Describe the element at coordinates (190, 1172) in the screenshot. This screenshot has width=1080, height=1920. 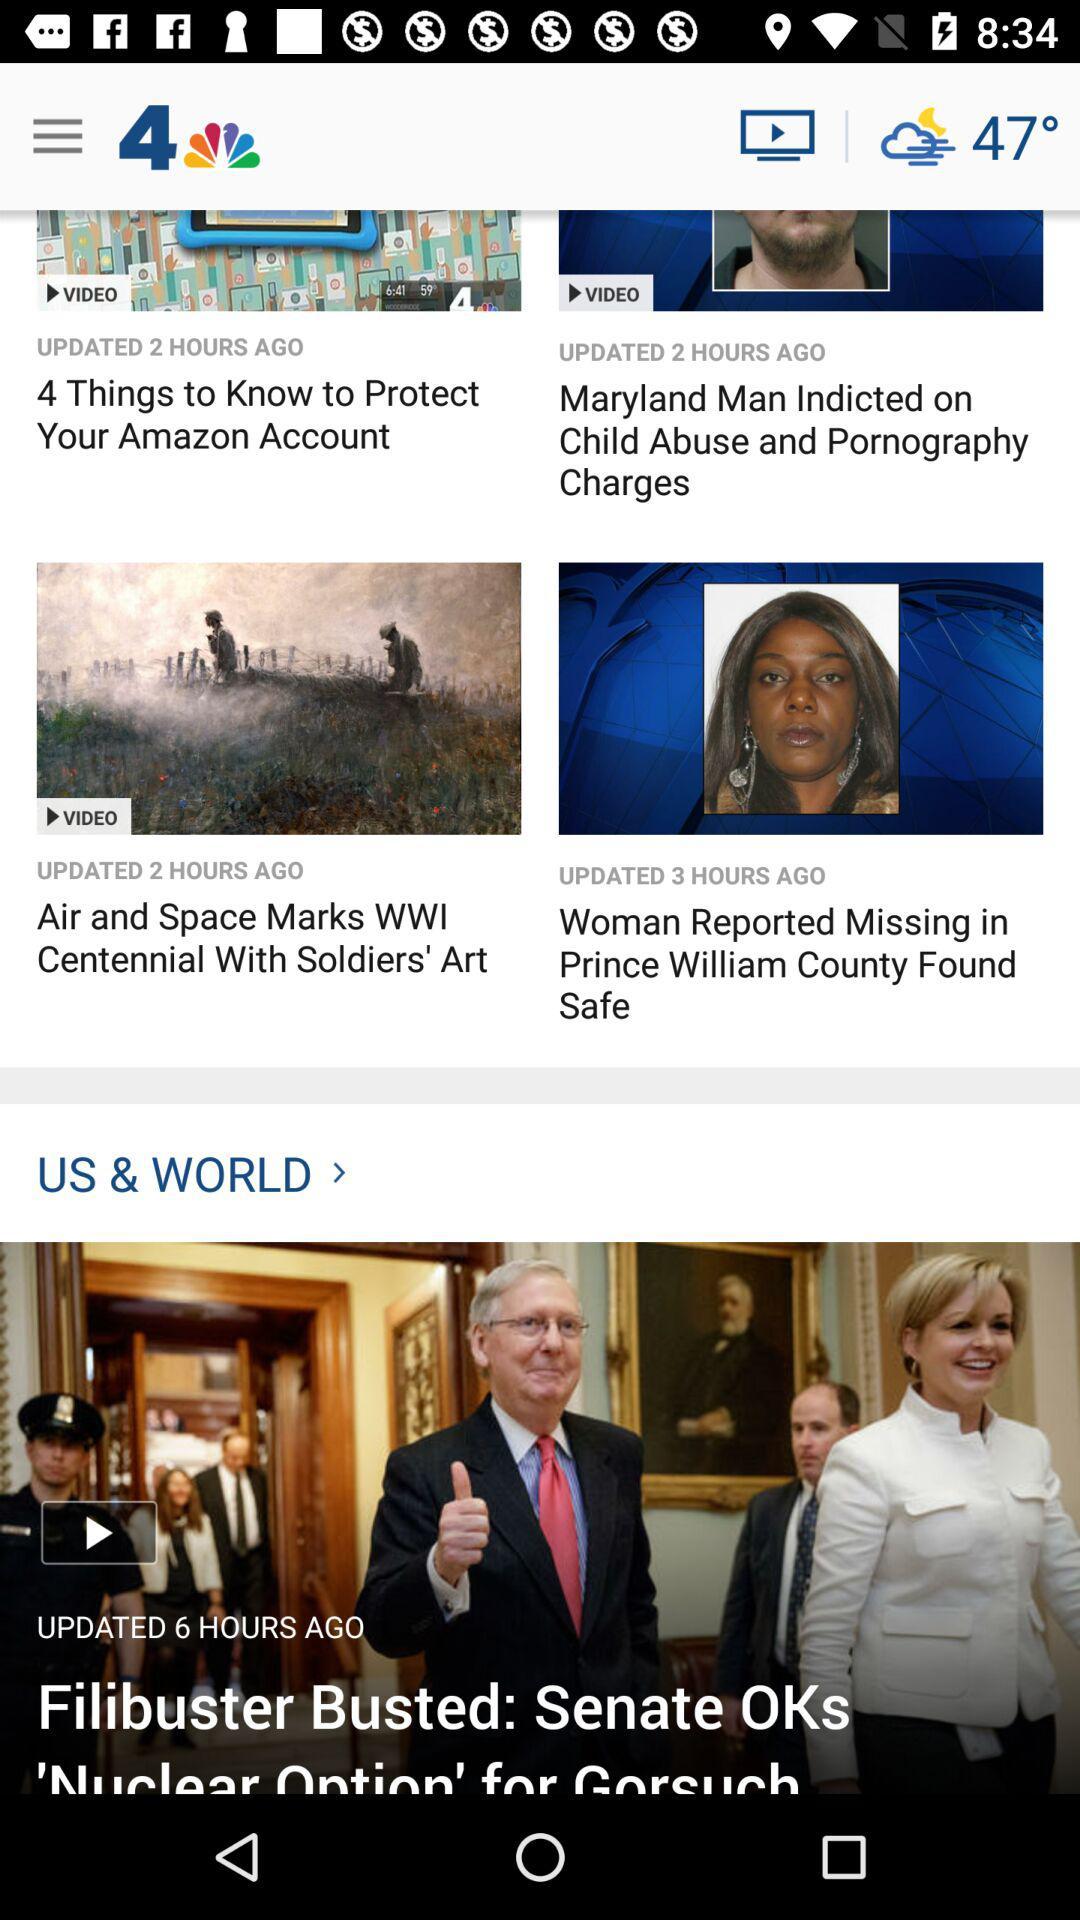
I see `us & world item` at that location.